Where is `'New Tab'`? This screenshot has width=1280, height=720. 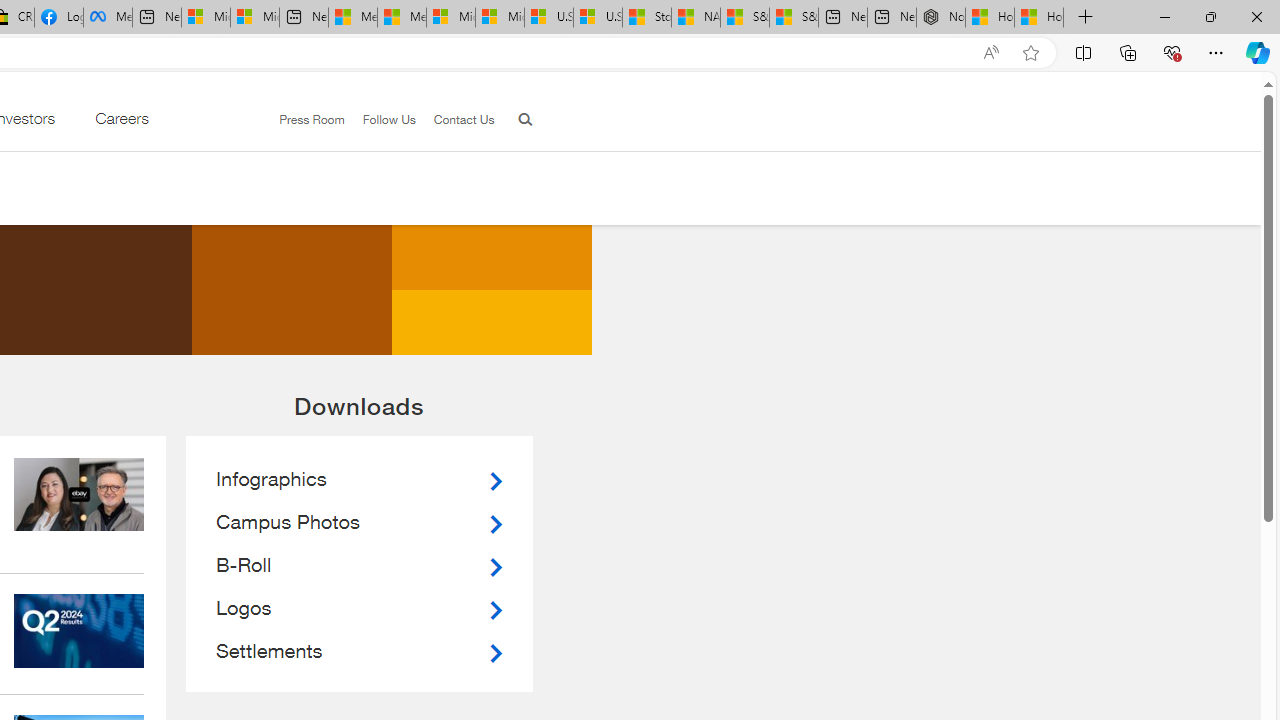 'New Tab' is located at coordinates (1085, 17).